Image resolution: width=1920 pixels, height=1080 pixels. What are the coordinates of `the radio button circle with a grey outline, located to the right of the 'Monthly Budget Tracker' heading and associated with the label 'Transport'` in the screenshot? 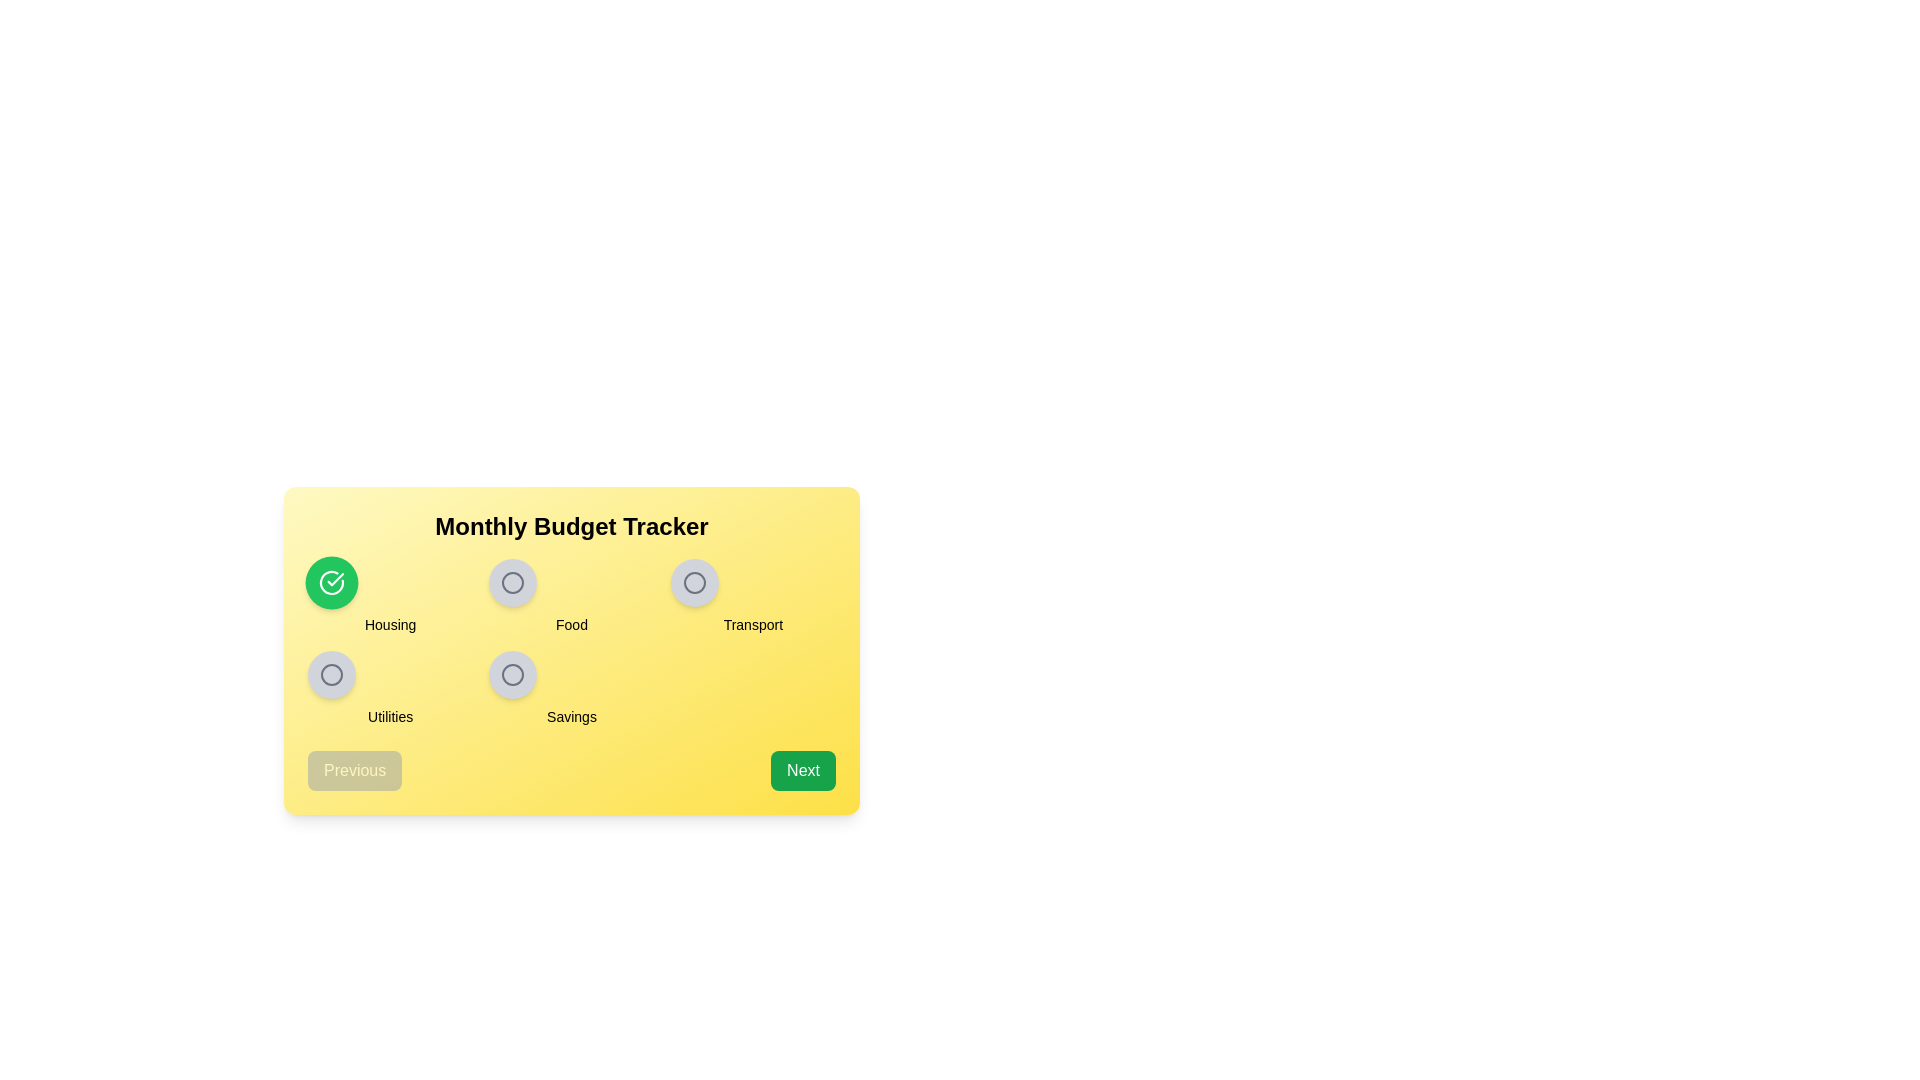 It's located at (694, 582).